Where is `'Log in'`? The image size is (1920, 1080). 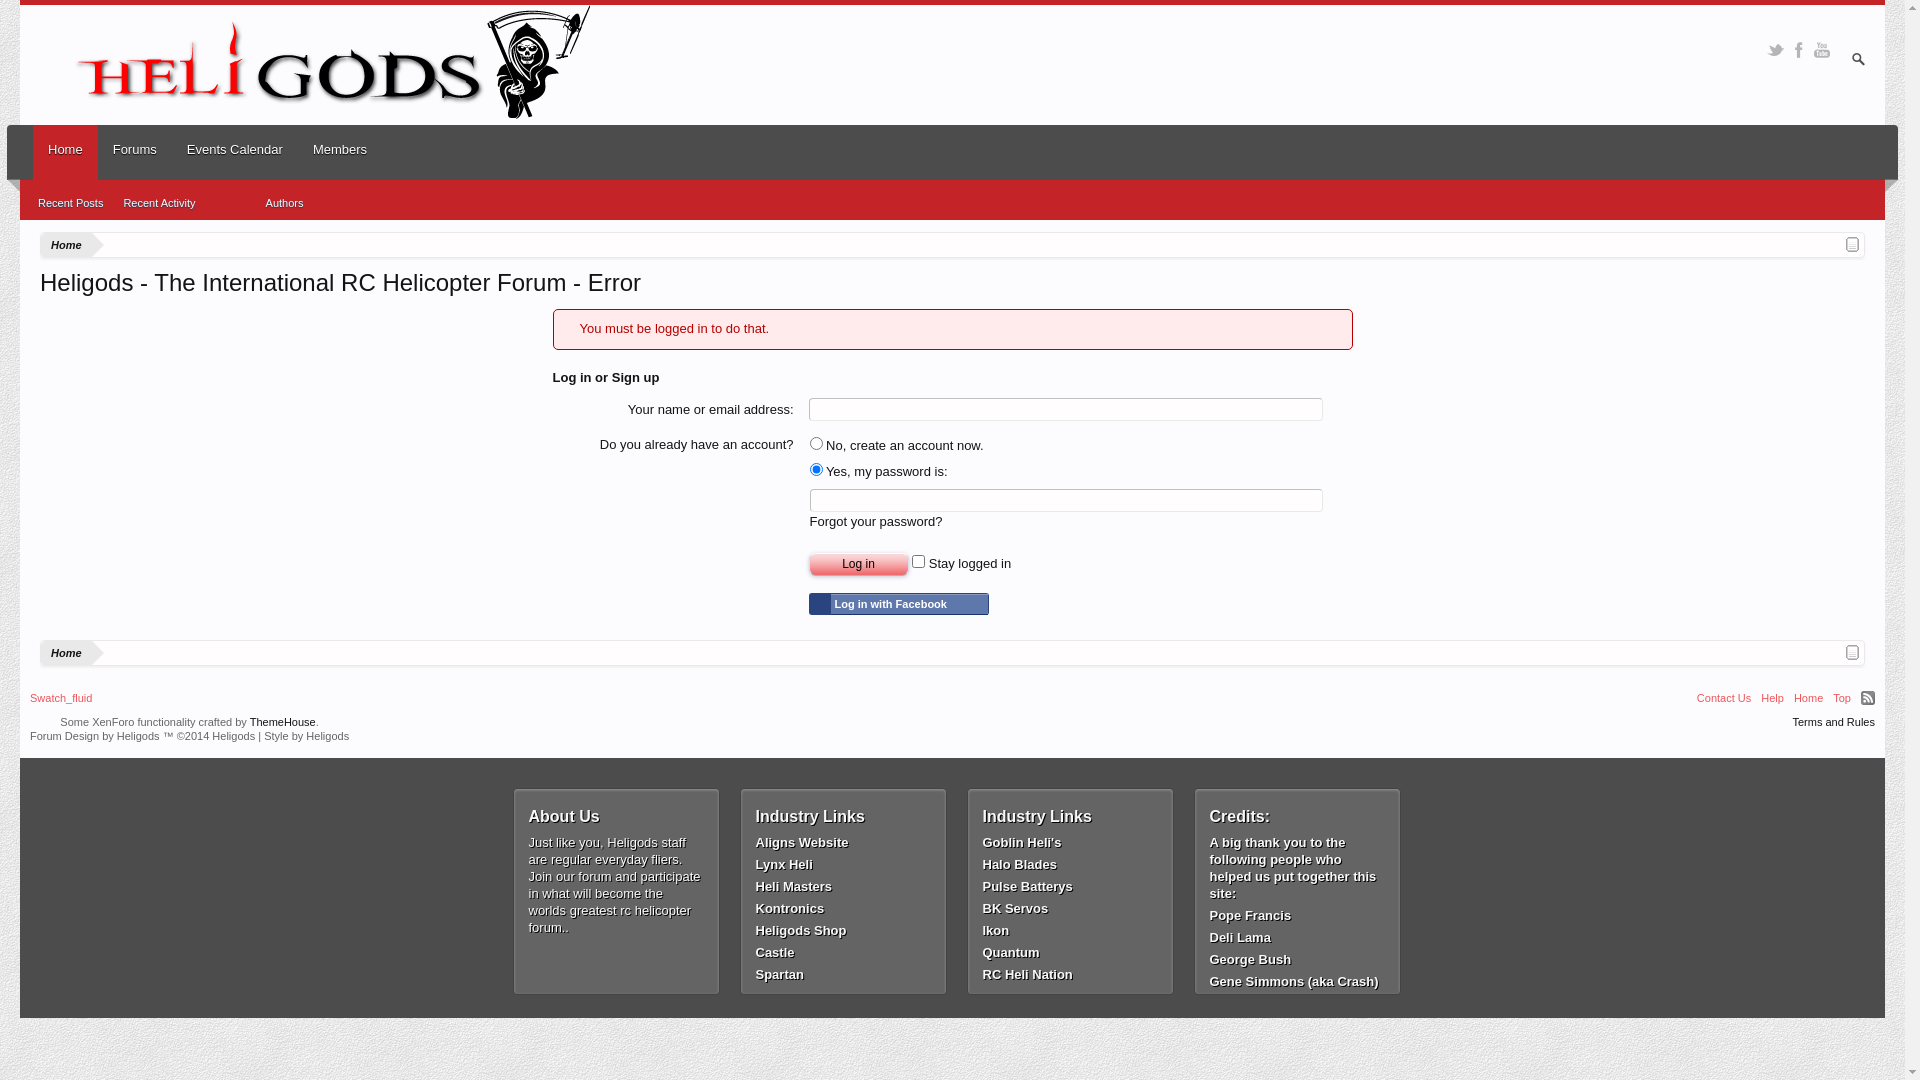
'Log in' is located at coordinates (858, 564).